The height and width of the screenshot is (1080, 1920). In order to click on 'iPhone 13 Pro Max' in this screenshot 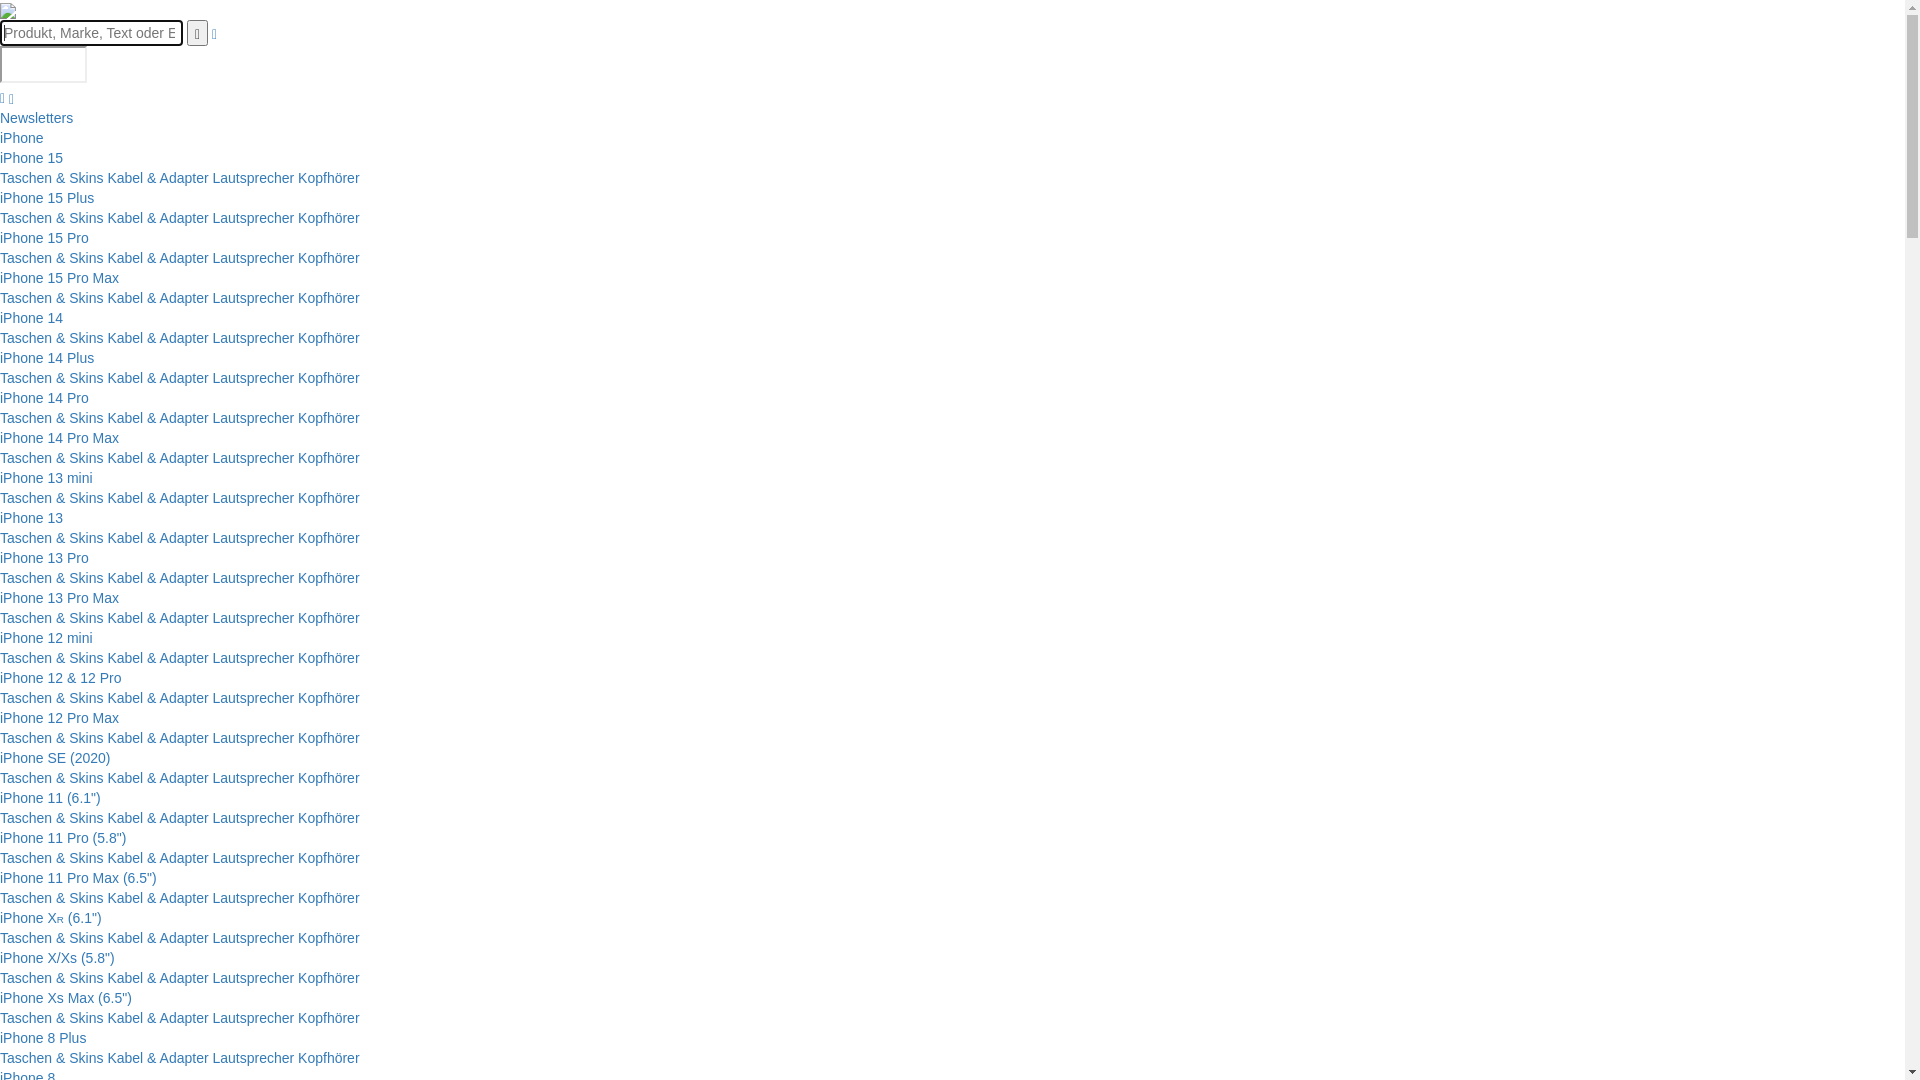, I will do `click(59, 596)`.